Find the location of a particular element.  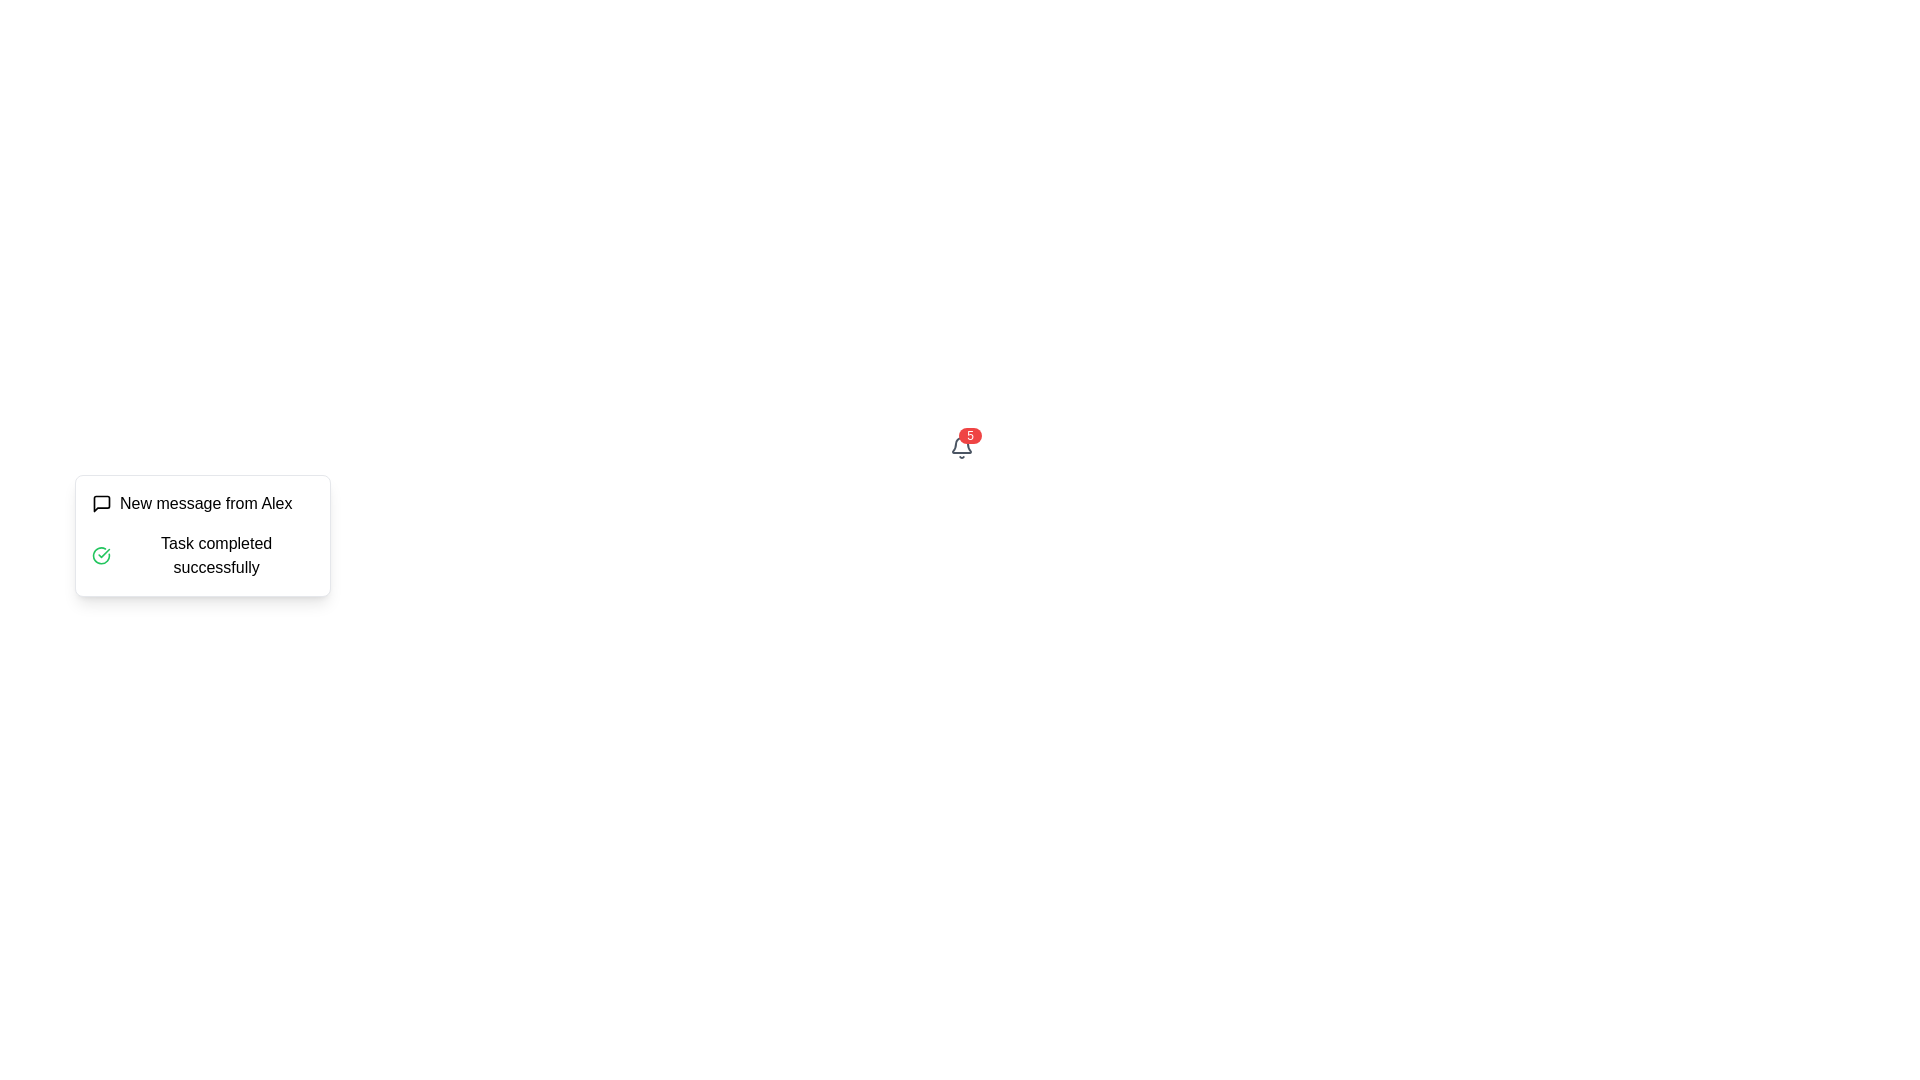

the message bubble icon located in the top-left corner of the group containing the text 'New message from Alex' is located at coordinates (100, 503).